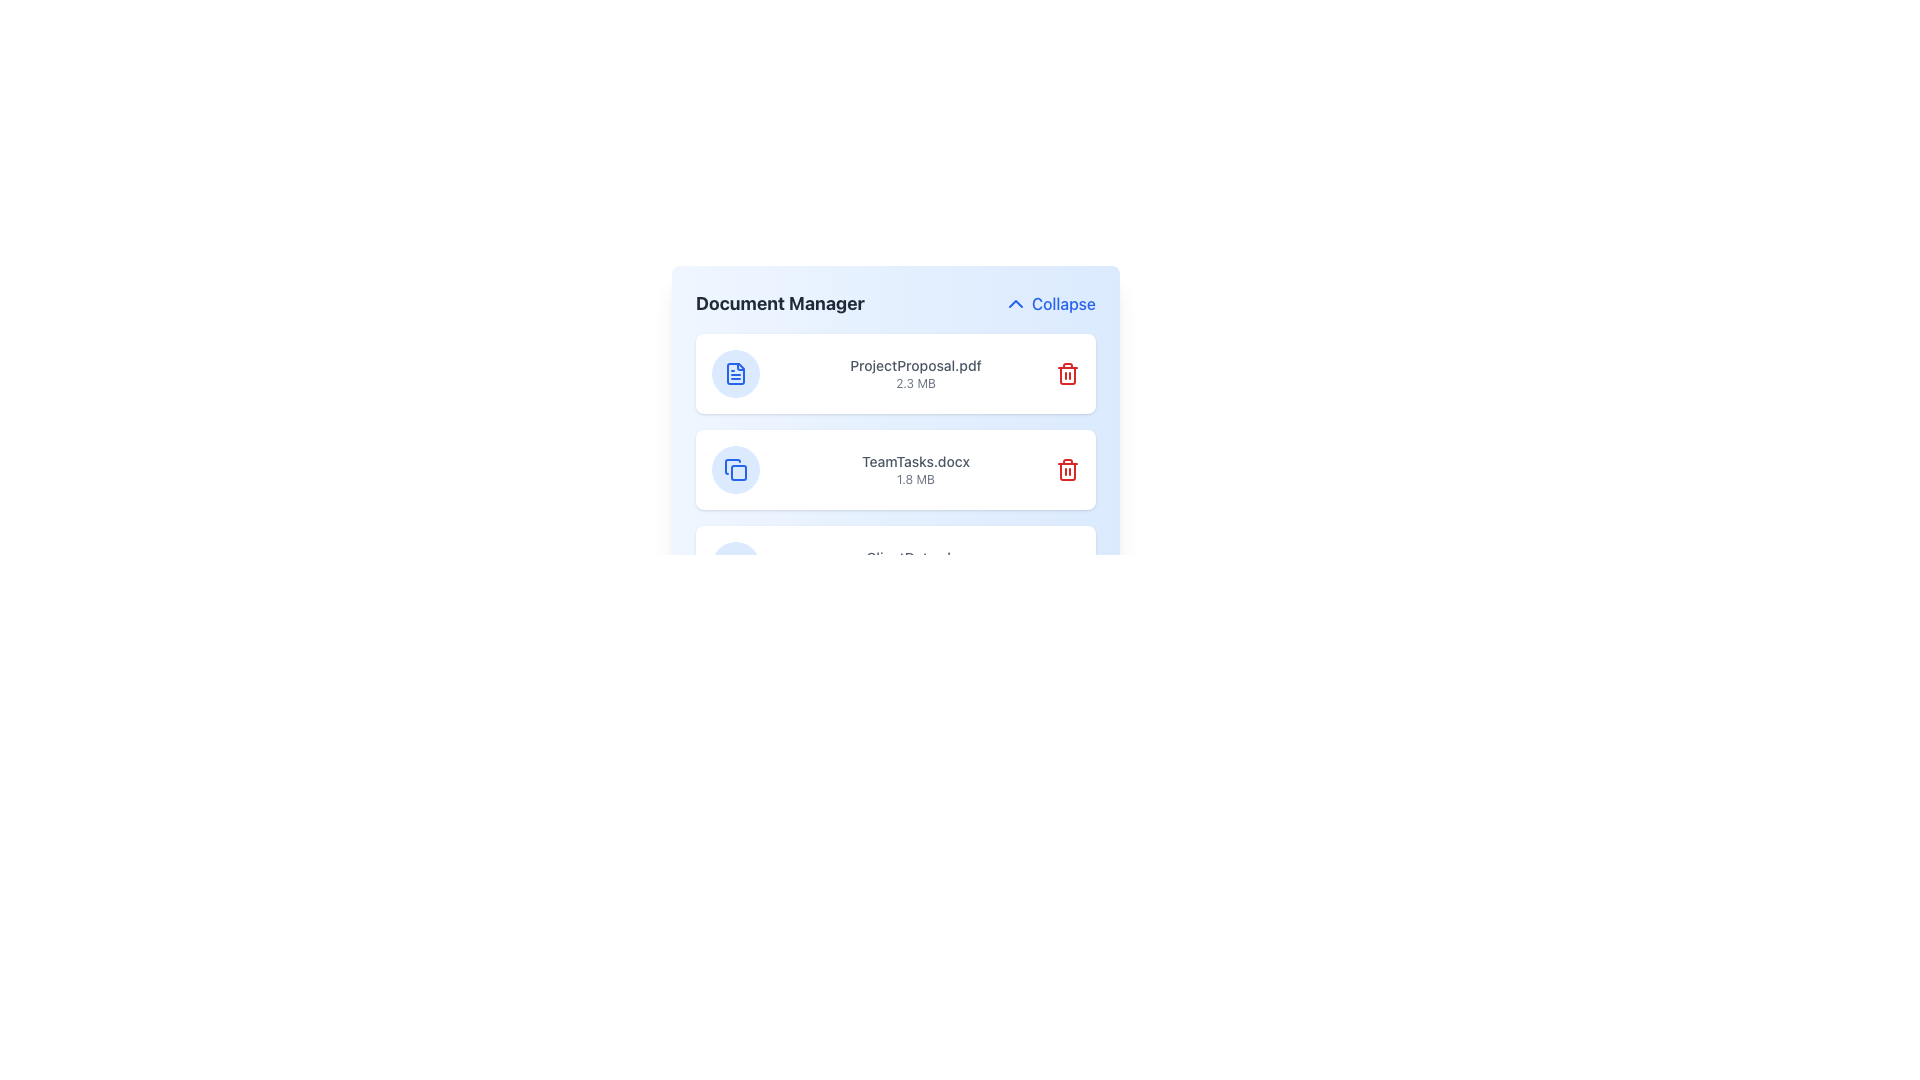 The width and height of the screenshot is (1920, 1080). I want to click on the second file entry component in the Document Manager grid layout, located below the 'Document Manager' header, so click(895, 470).